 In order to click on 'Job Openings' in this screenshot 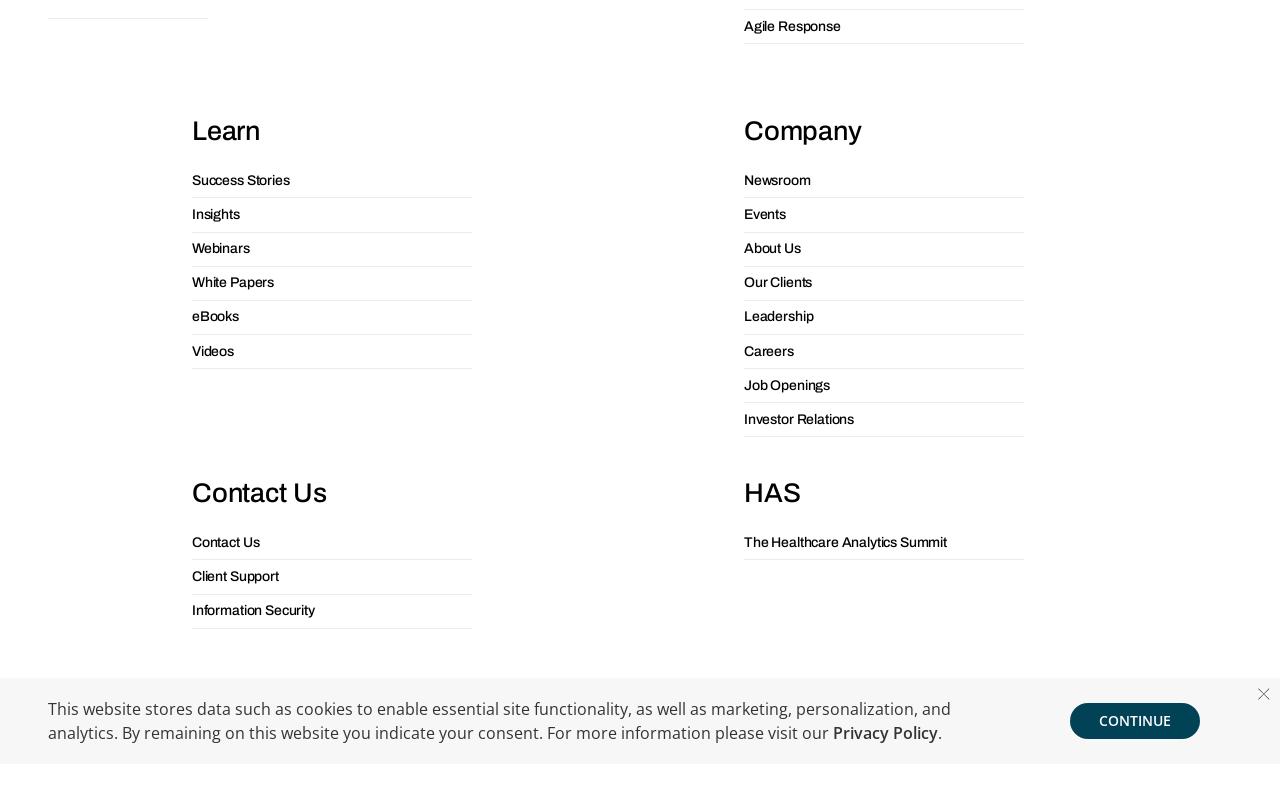, I will do `click(785, 24)`.